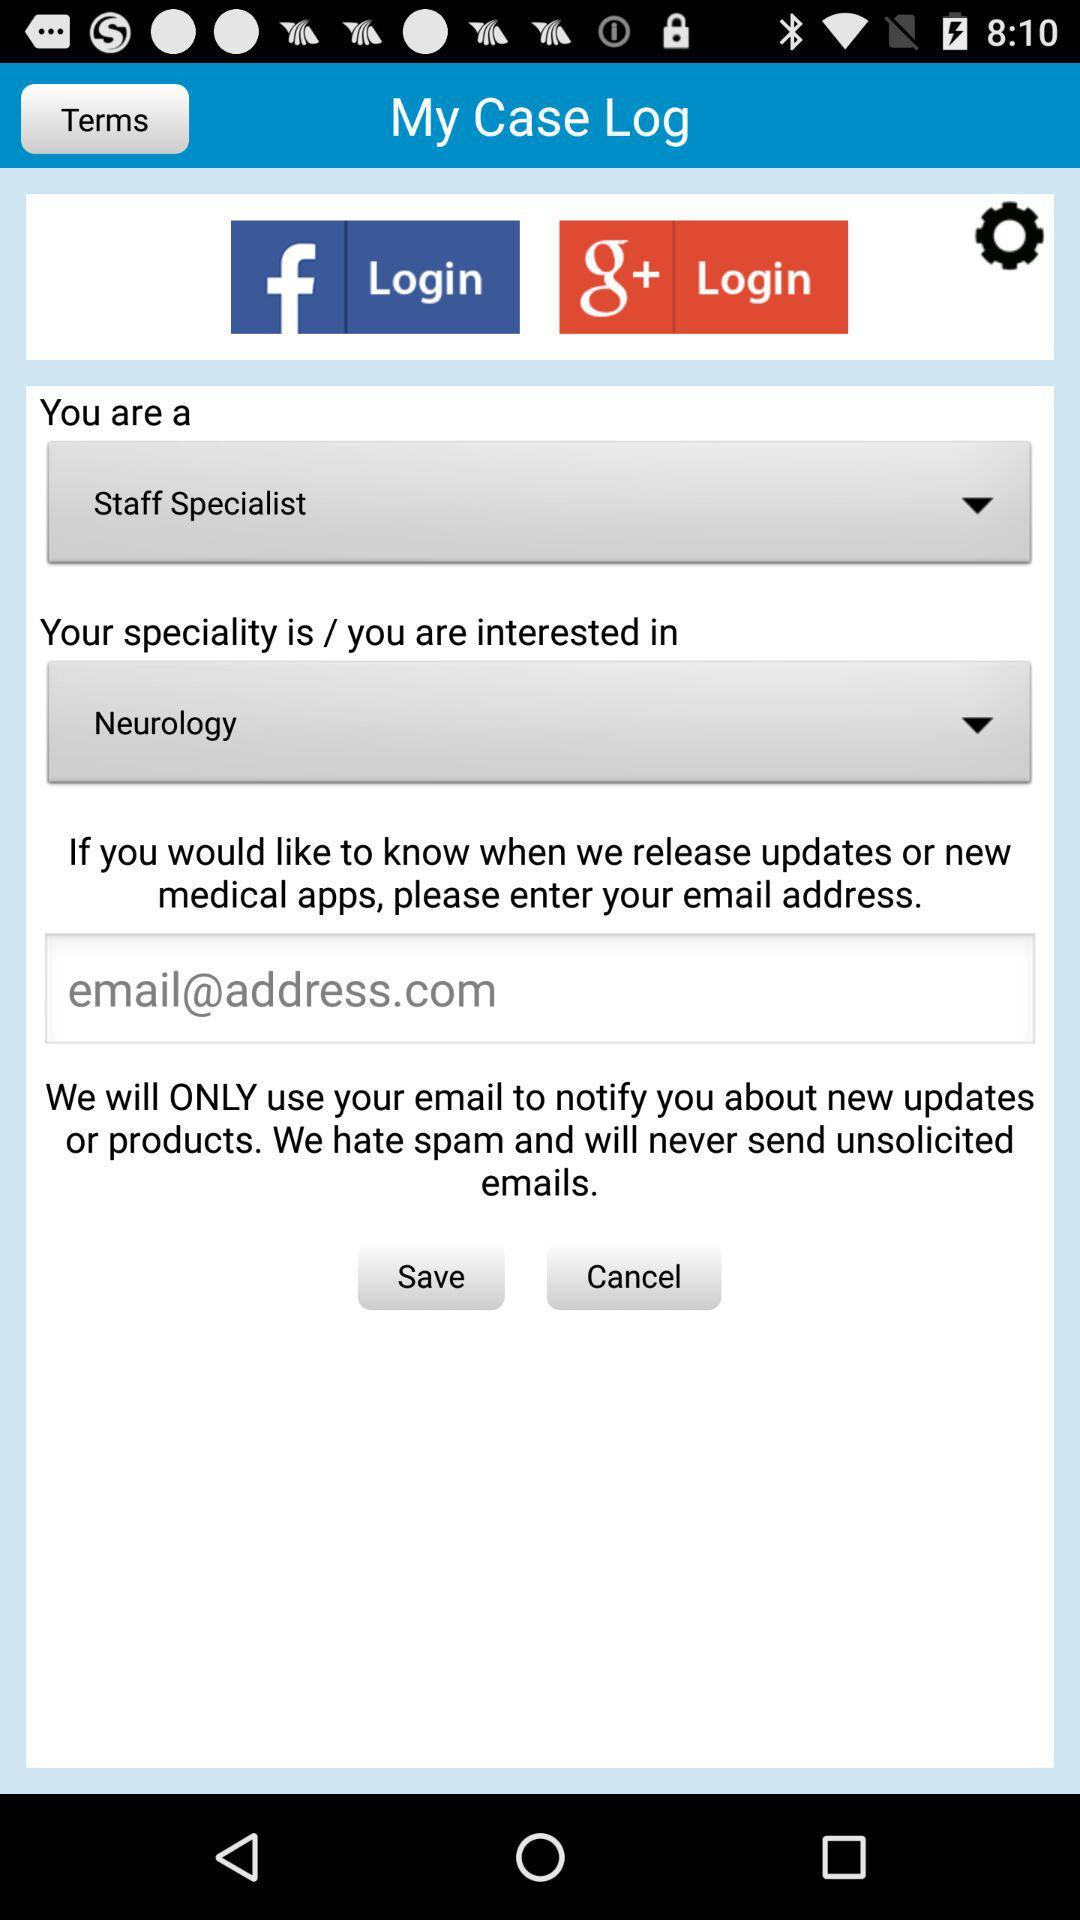 The image size is (1080, 1920). What do you see at coordinates (1009, 253) in the screenshot?
I see `the settings icon` at bounding box center [1009, 253].